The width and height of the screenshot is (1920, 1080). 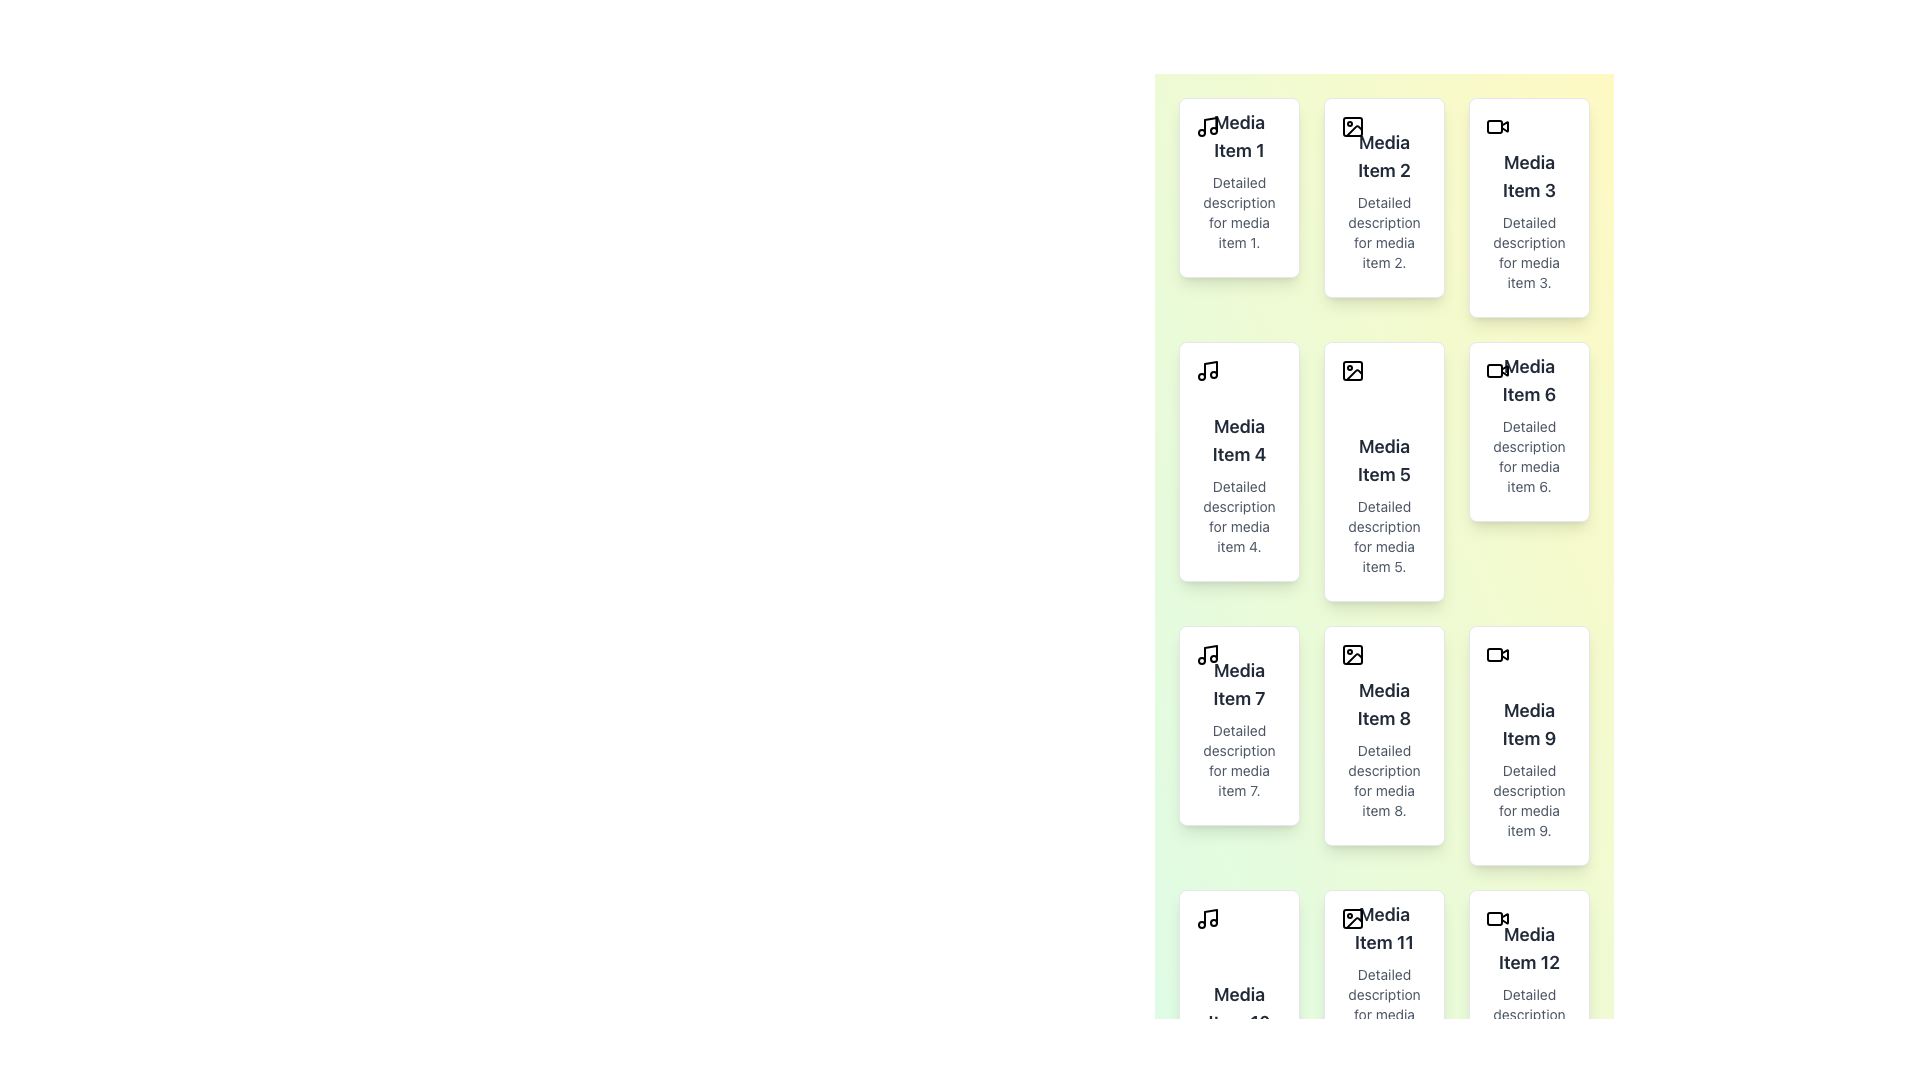 What do you see at coordinates (1528, 252) in the screenshot?
I see `the text label element that displays 'Detailed description for media item 3.', which is located beneath the title 'Media Item 3' in the third media card` at bounding box center [1528, 252].